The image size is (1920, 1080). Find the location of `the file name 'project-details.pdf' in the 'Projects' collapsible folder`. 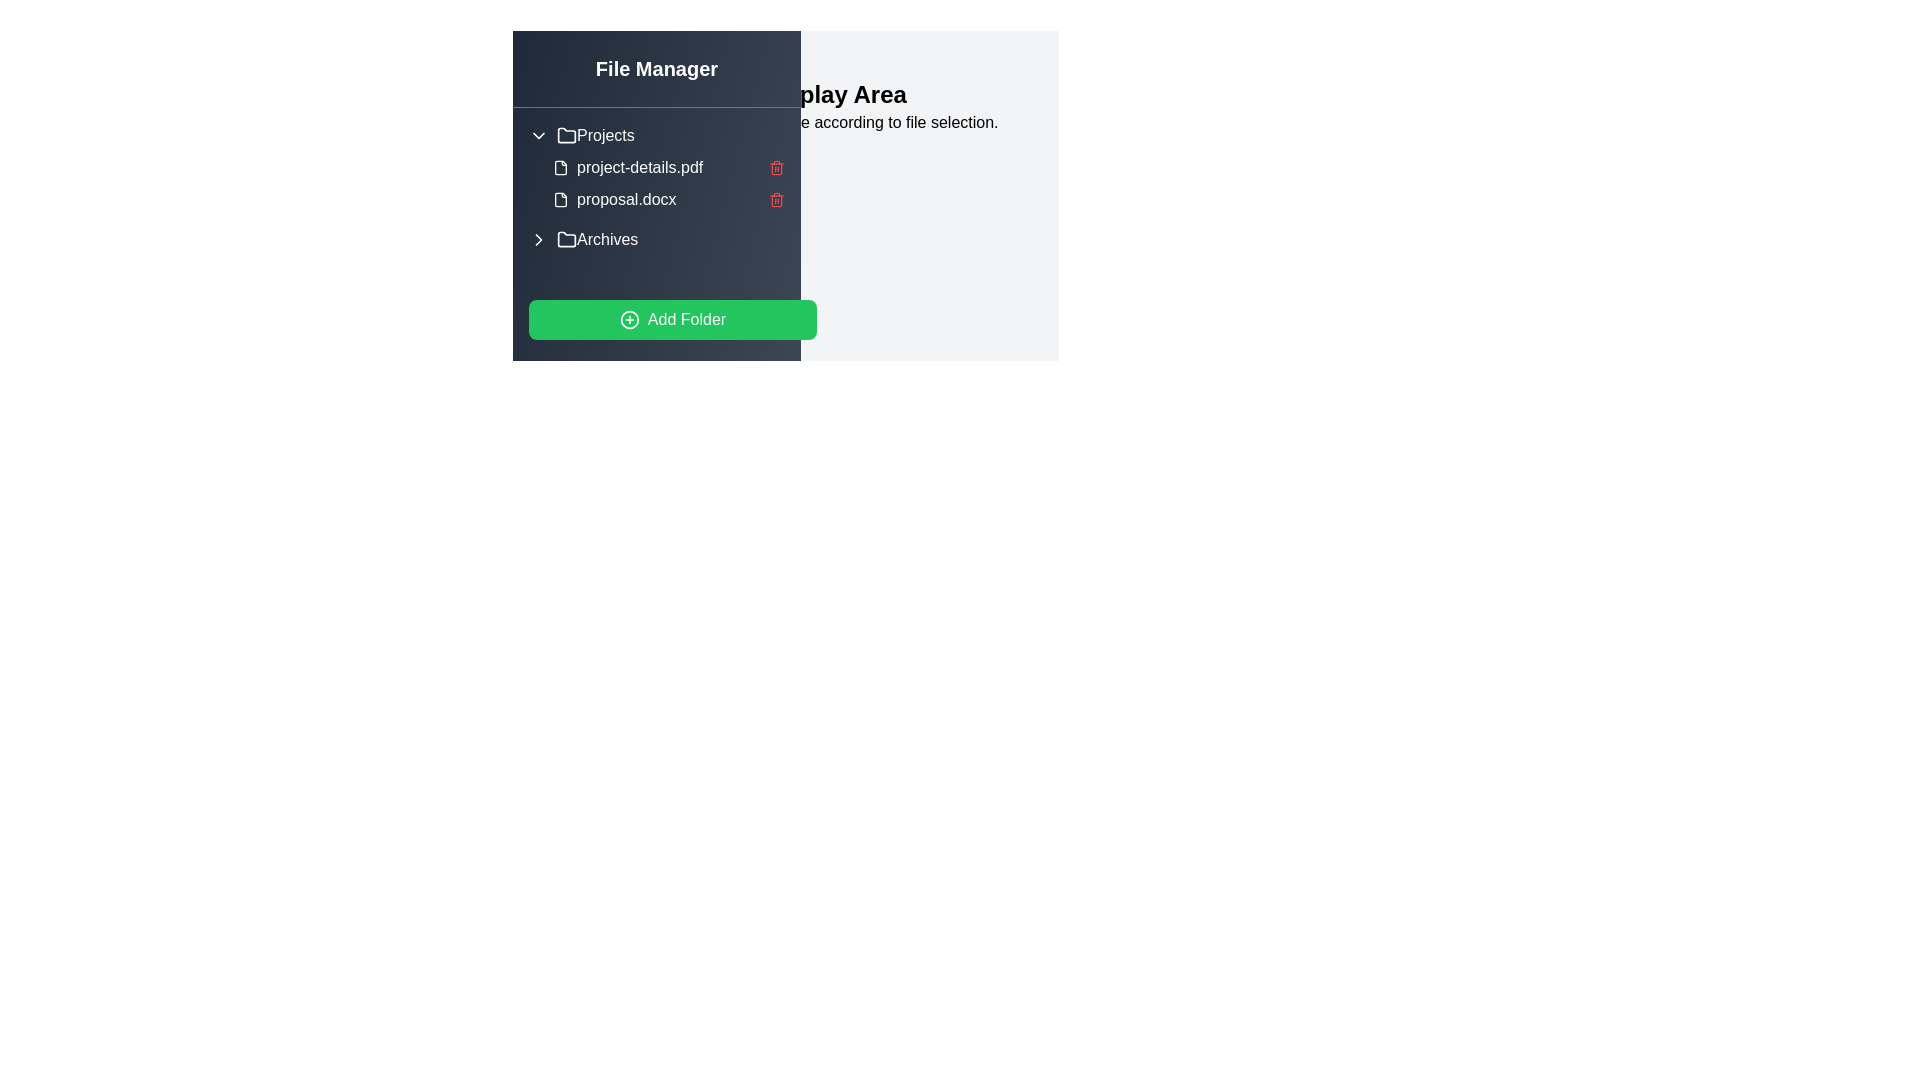

the file name 'project-details.pdf' in the 'Projects' collapsible folder is located at coordinates (657, 167).